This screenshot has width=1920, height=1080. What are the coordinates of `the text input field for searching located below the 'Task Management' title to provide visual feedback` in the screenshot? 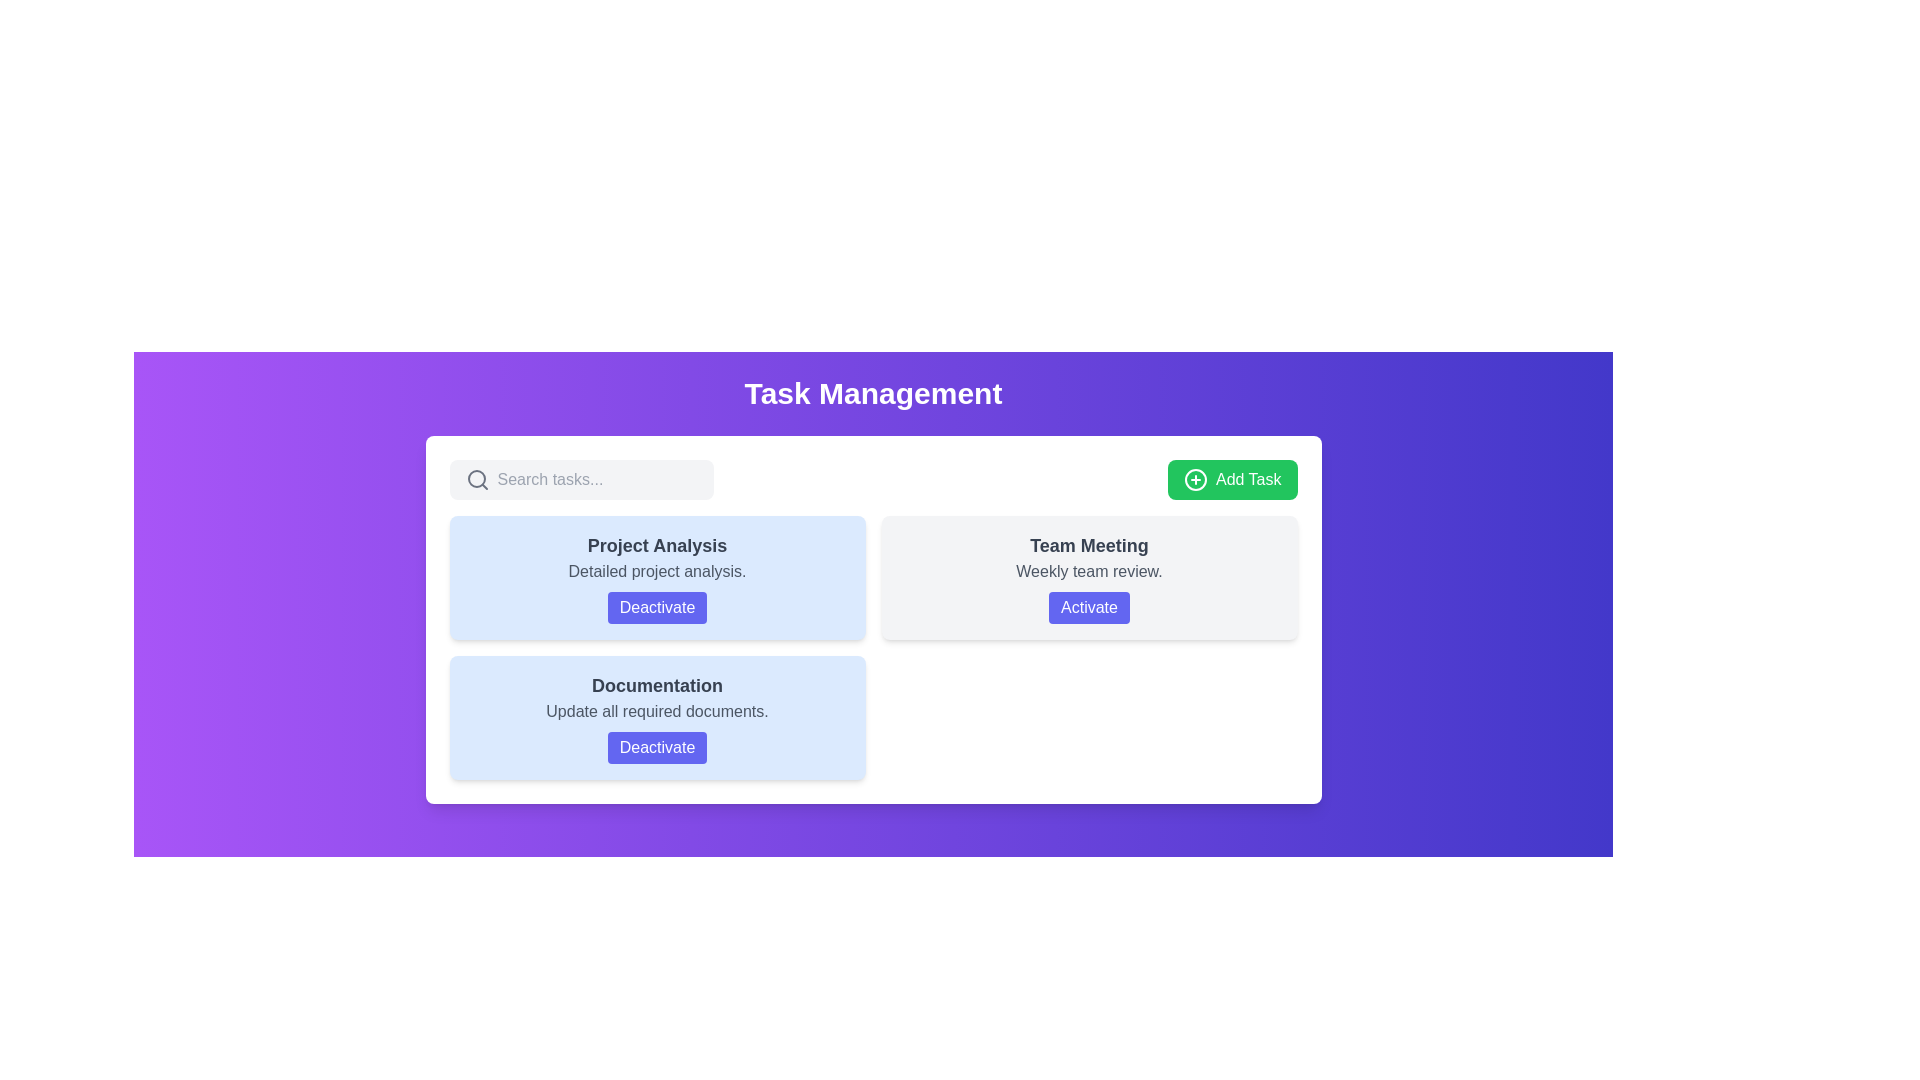 It's located at (580, 479).